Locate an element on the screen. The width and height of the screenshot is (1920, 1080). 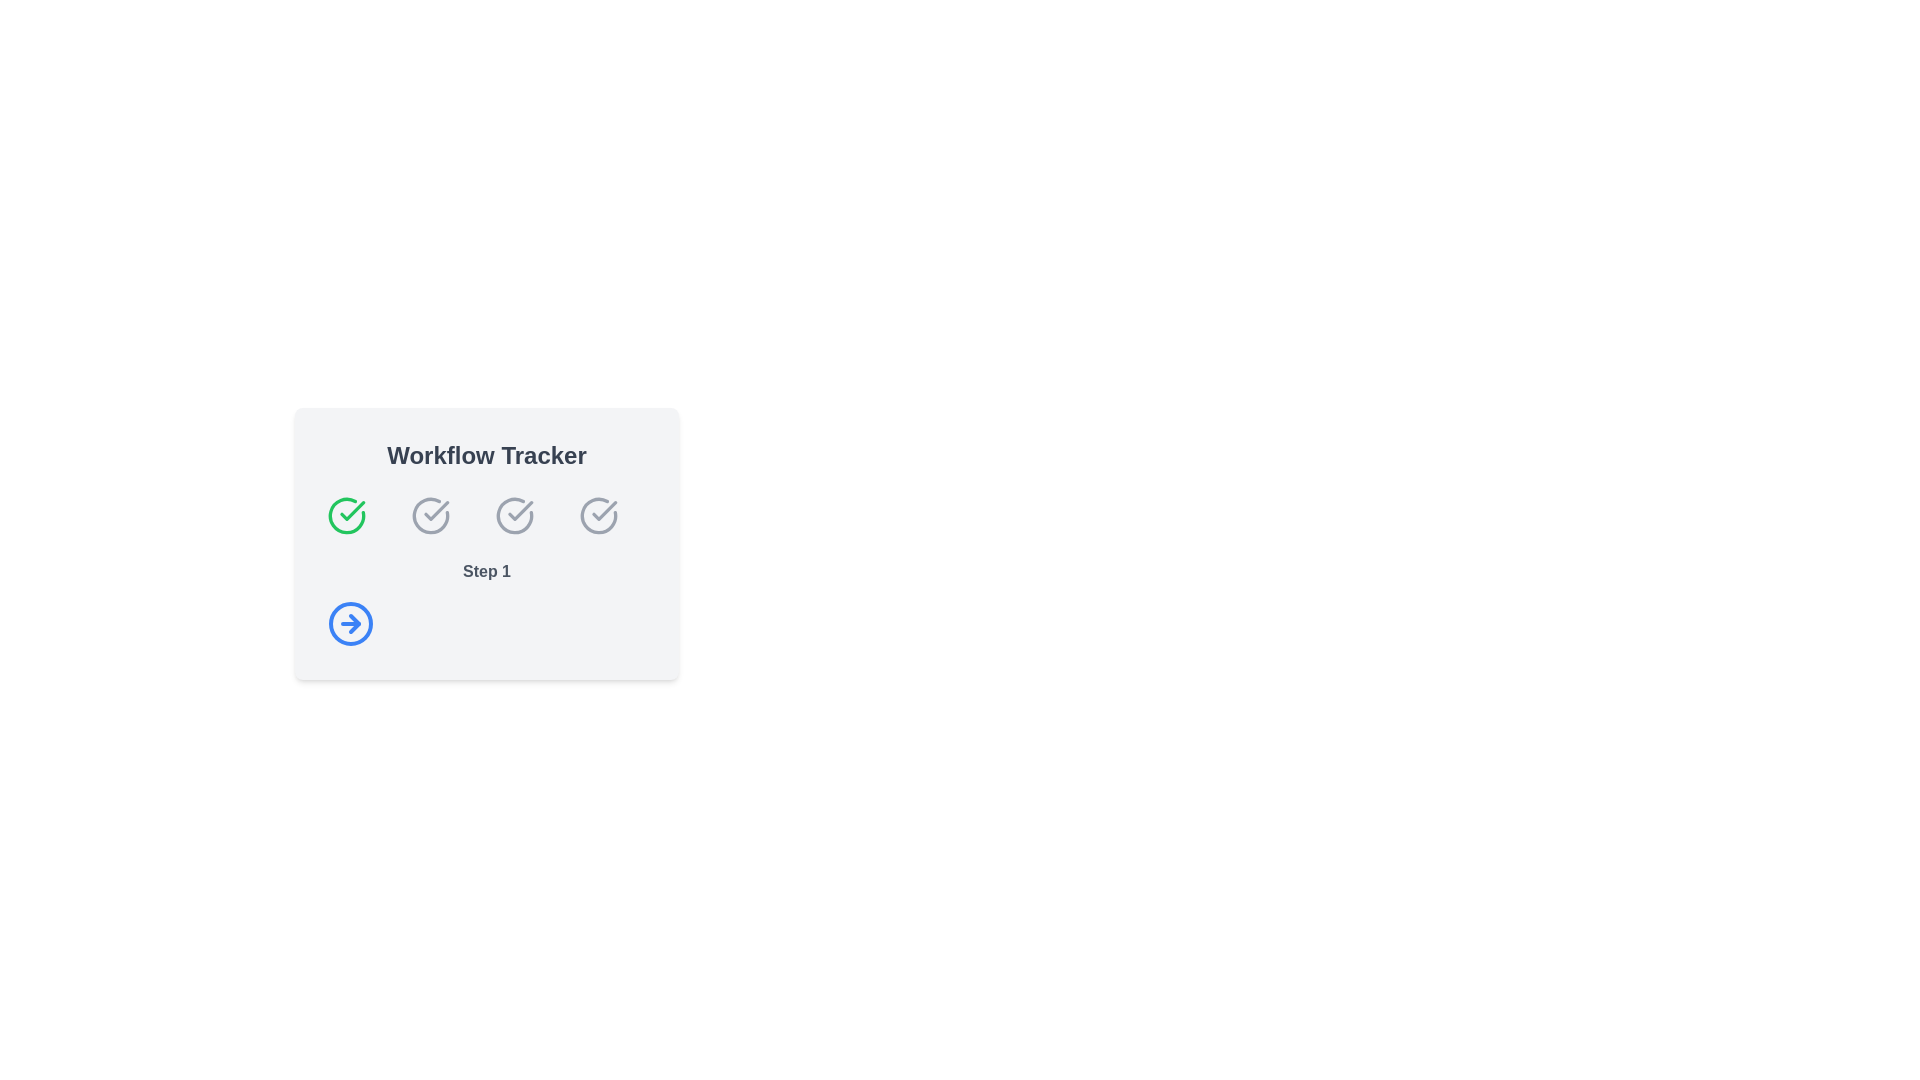
the circular icon with a gray checkmark located in the top-right corner of the workflow tracker component is located at coordinates (598, 515).